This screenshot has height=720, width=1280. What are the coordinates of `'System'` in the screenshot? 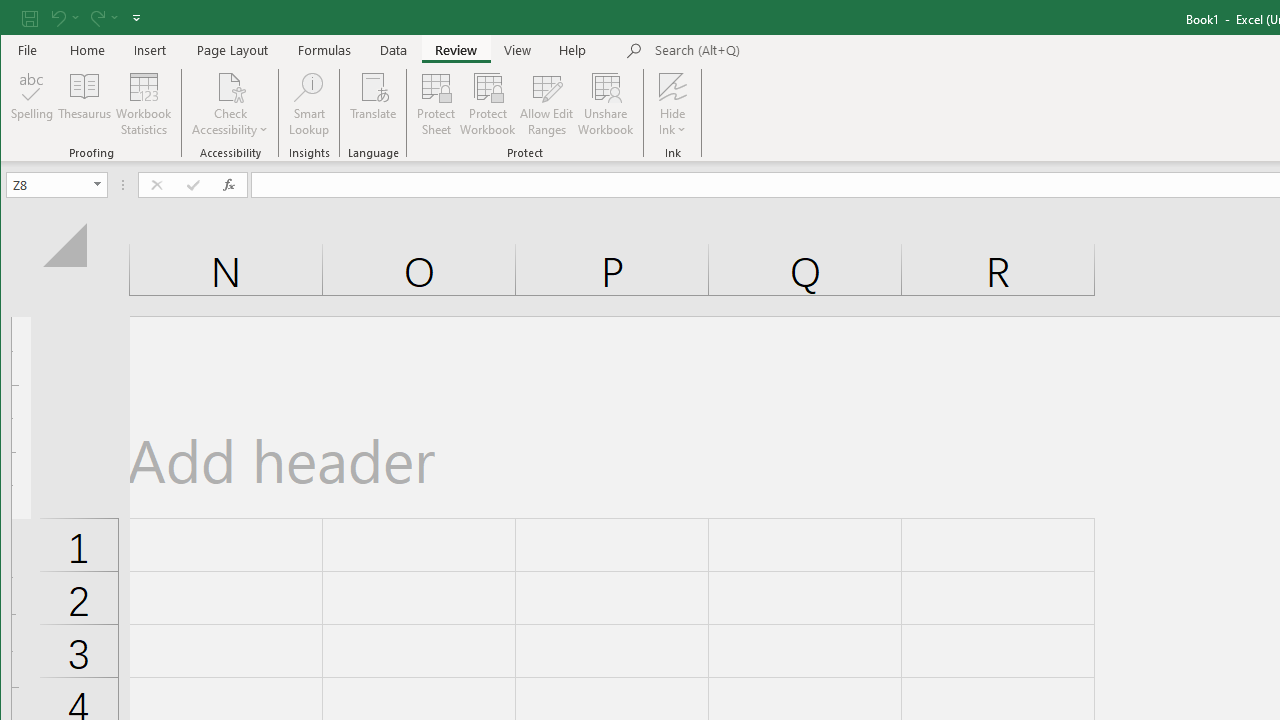 It's located at (18, 19).